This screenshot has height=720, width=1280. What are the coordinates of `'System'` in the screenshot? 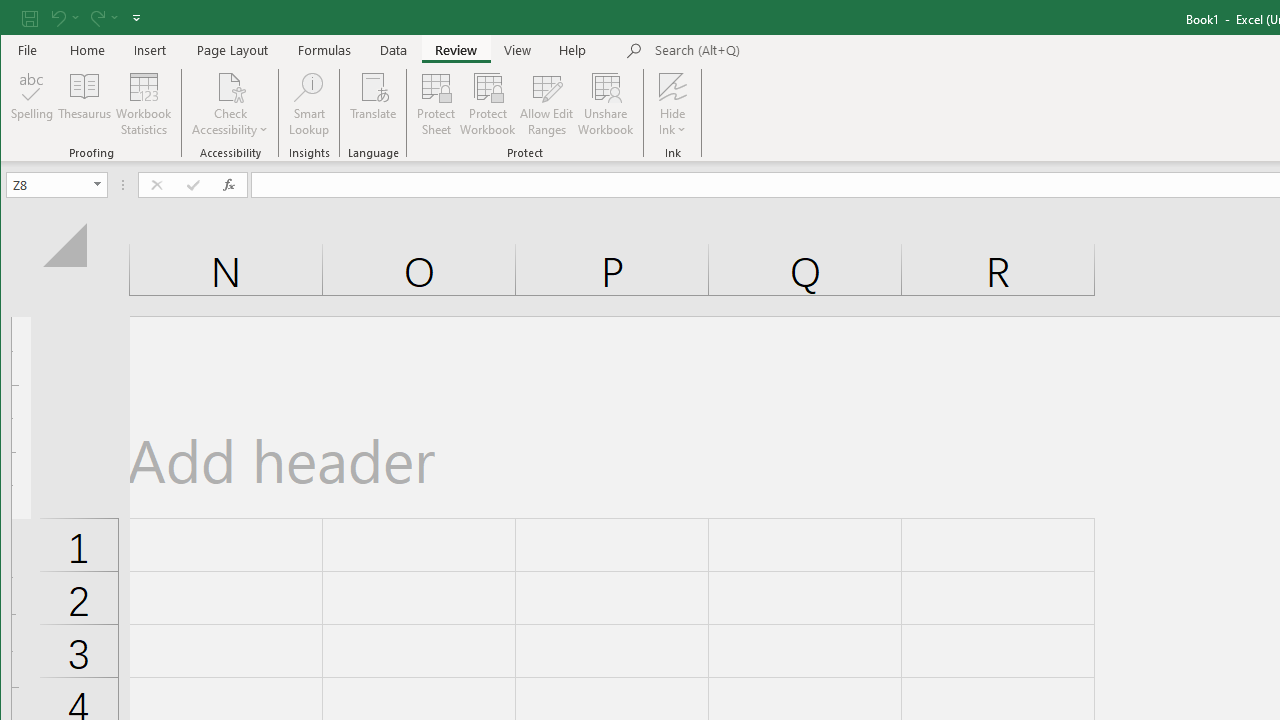 It's located at (18, 19).